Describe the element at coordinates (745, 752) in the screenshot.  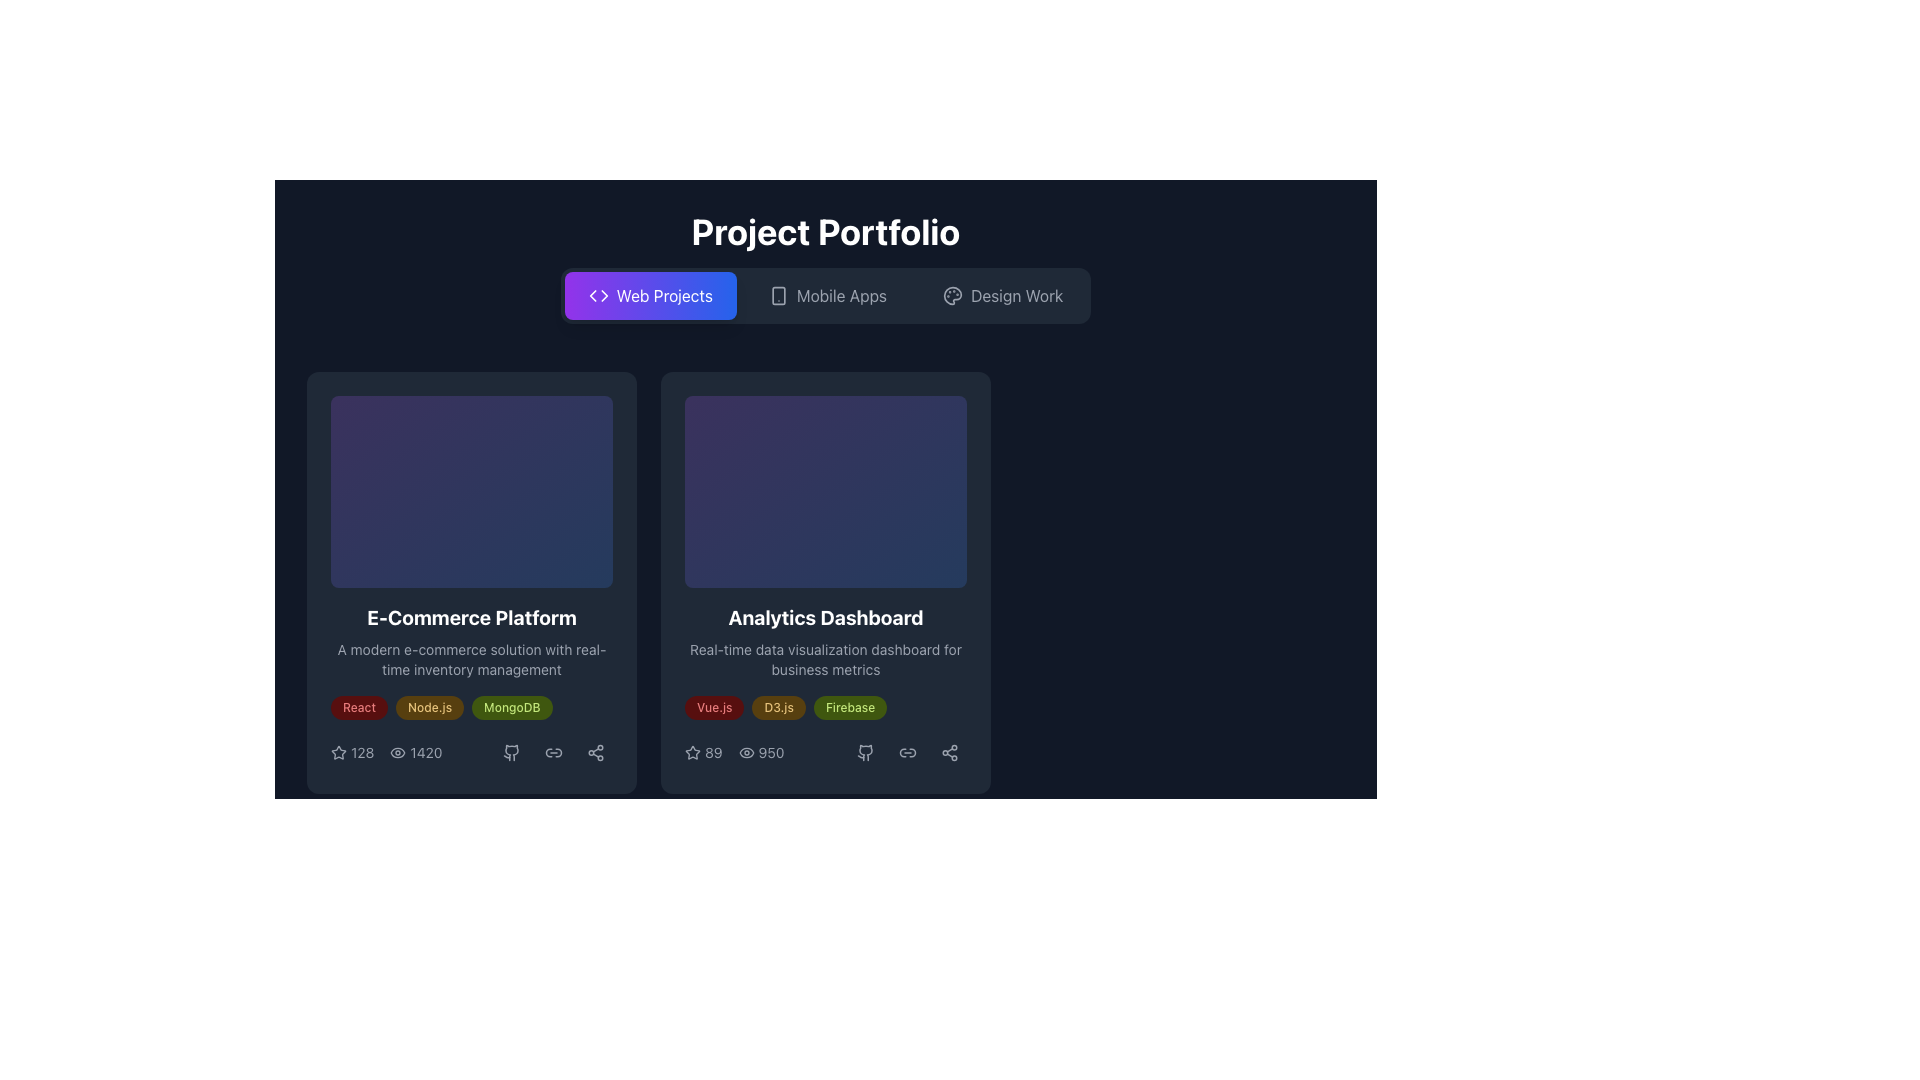
I see `the eye-shaped button in the right section of the second card labeled 'Analytics Dashboard', which signifies visibility or view action` at that location.